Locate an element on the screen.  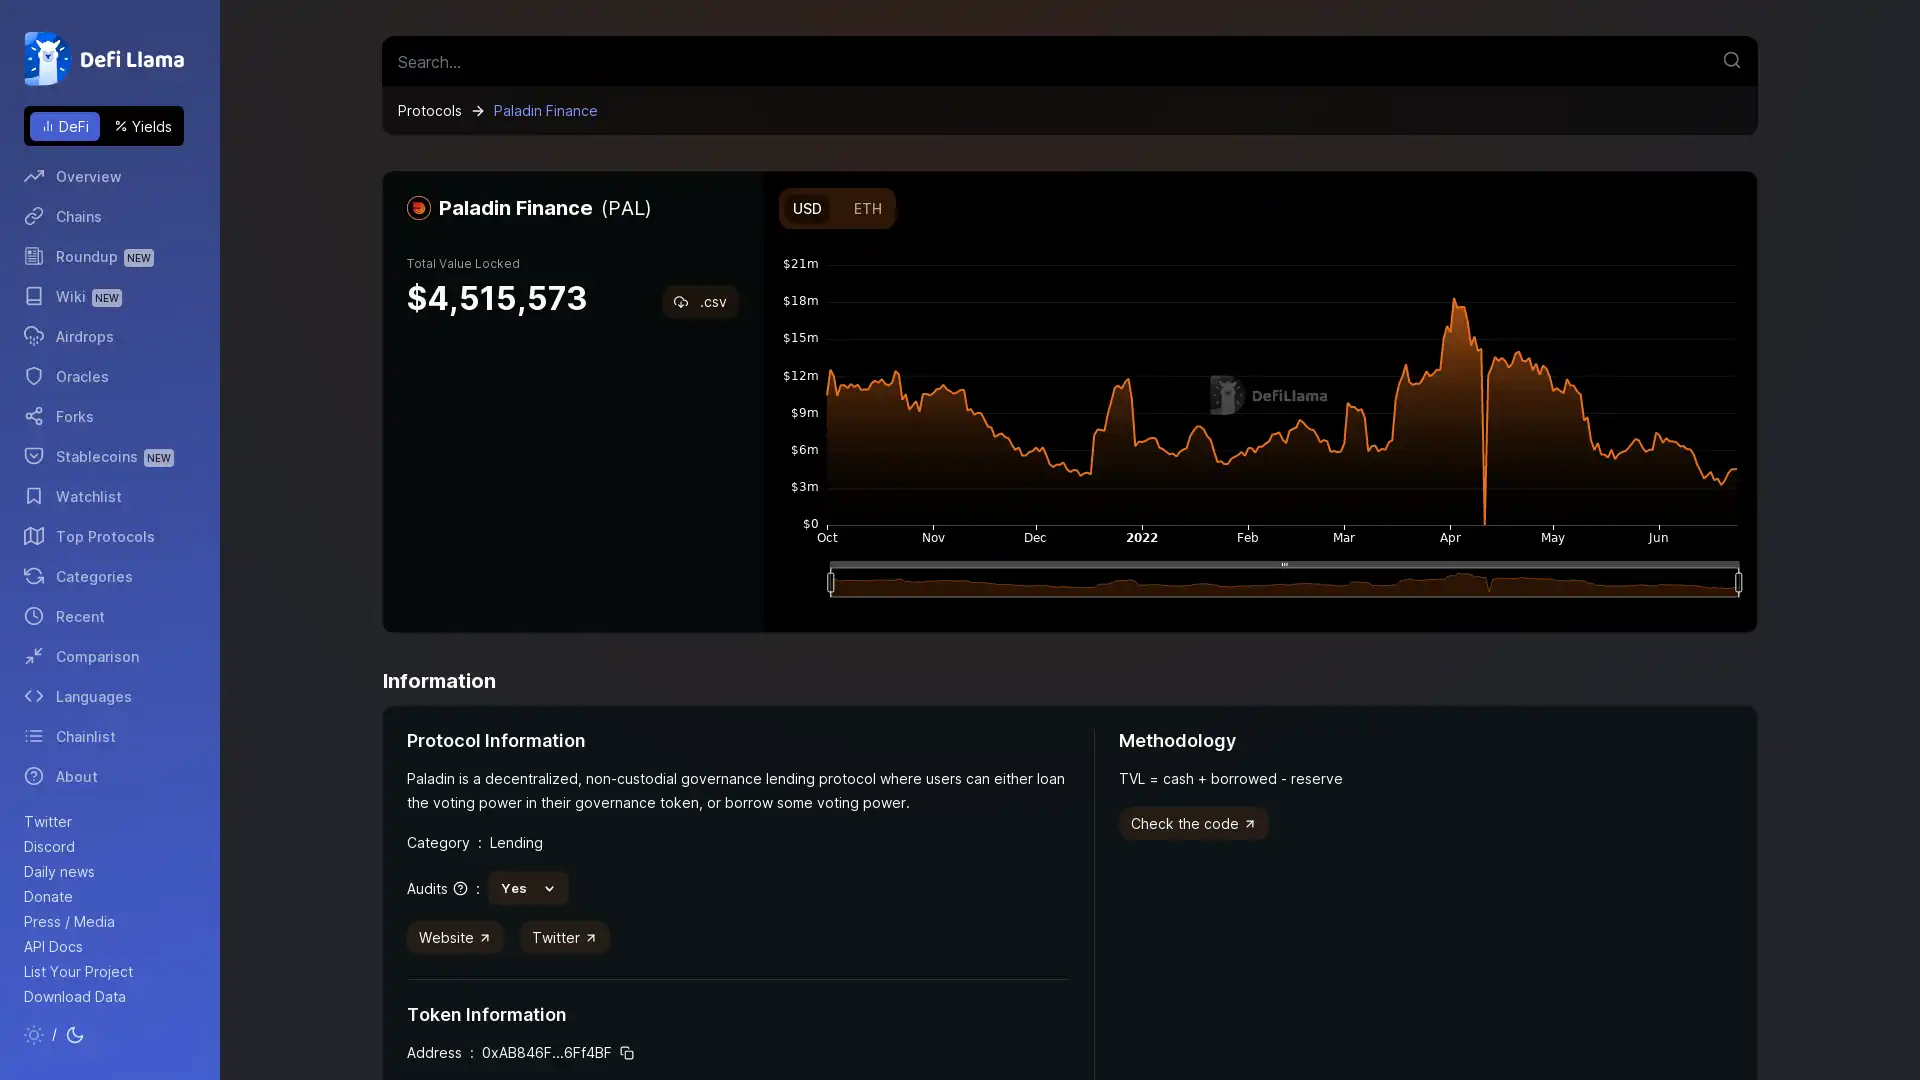
Copy is located at coordinates (626, 1052).